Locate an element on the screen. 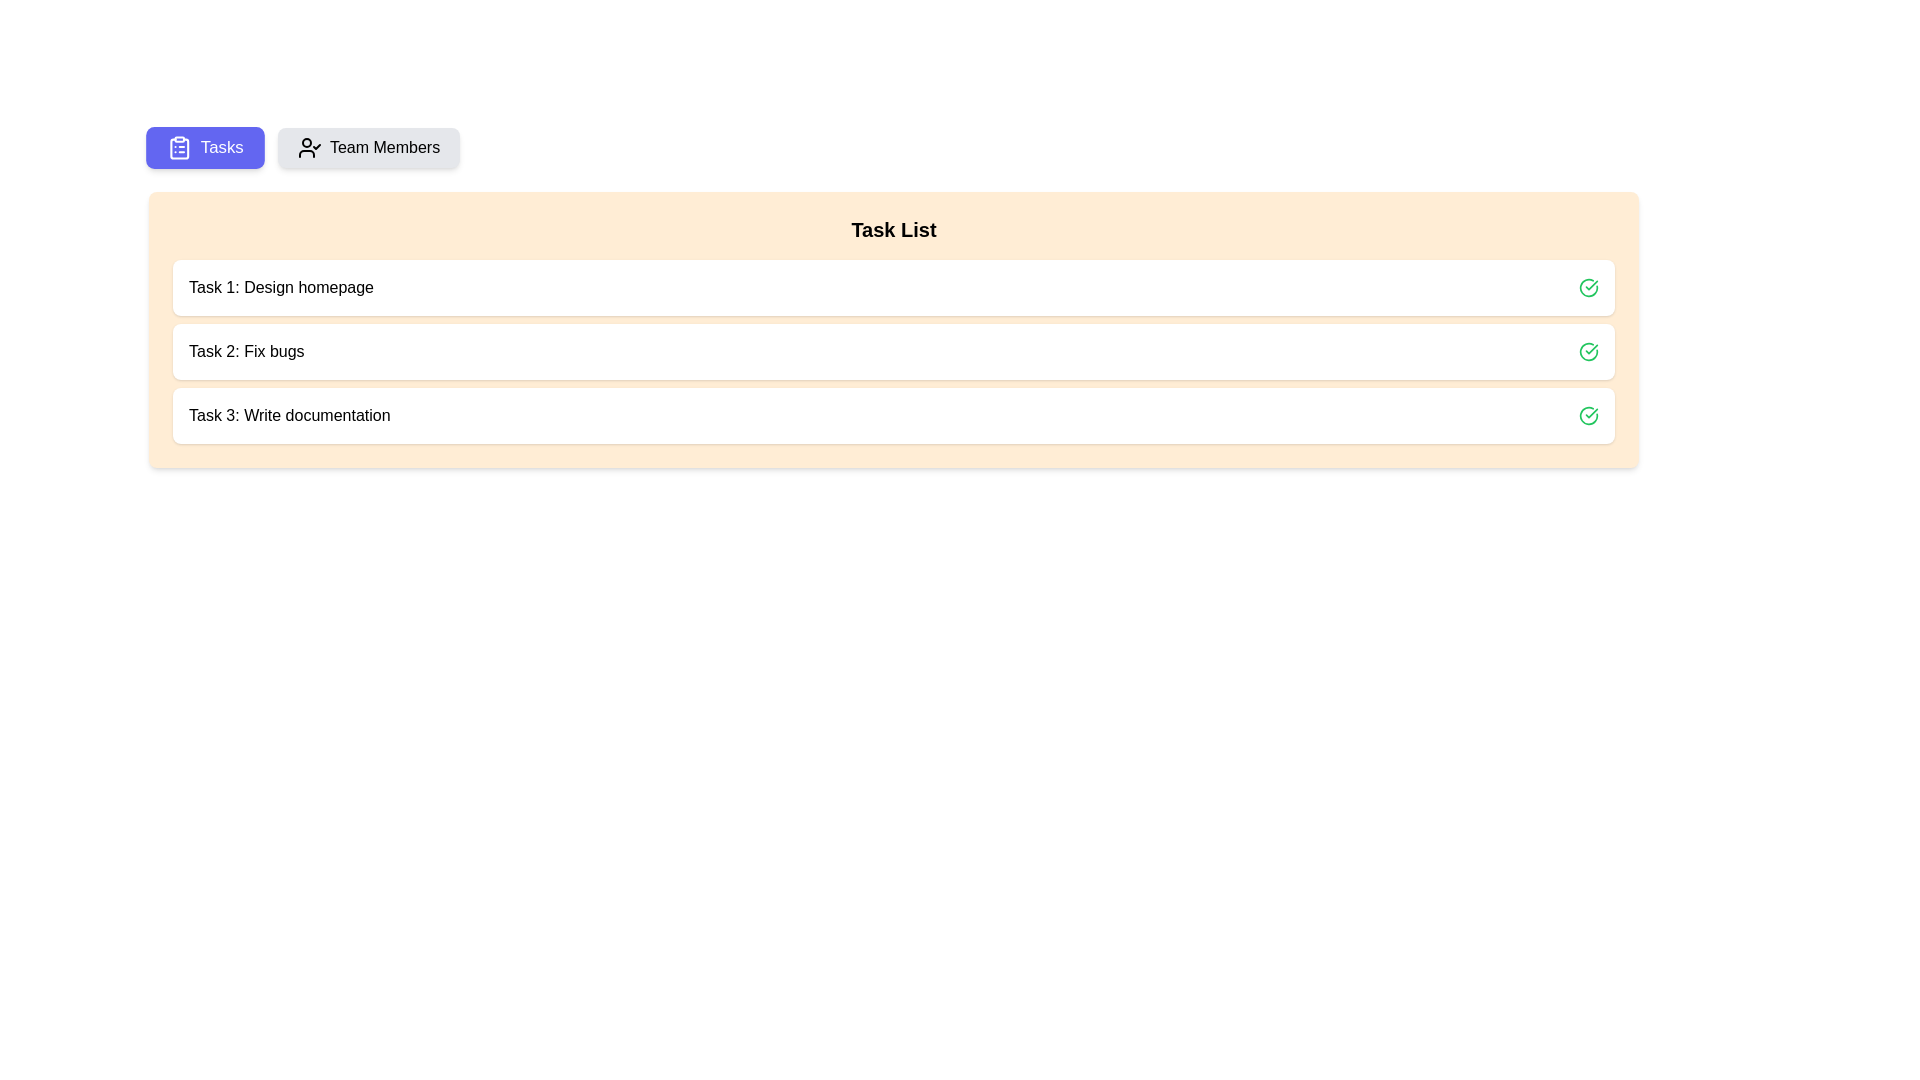 The height and width of the screenshot is (1080, 1920). the checkmark icon within a circle that indicates the completed status for 'Task 1: Design homepage', located on the far right of the task entry is located at coordinates (1587, 288).